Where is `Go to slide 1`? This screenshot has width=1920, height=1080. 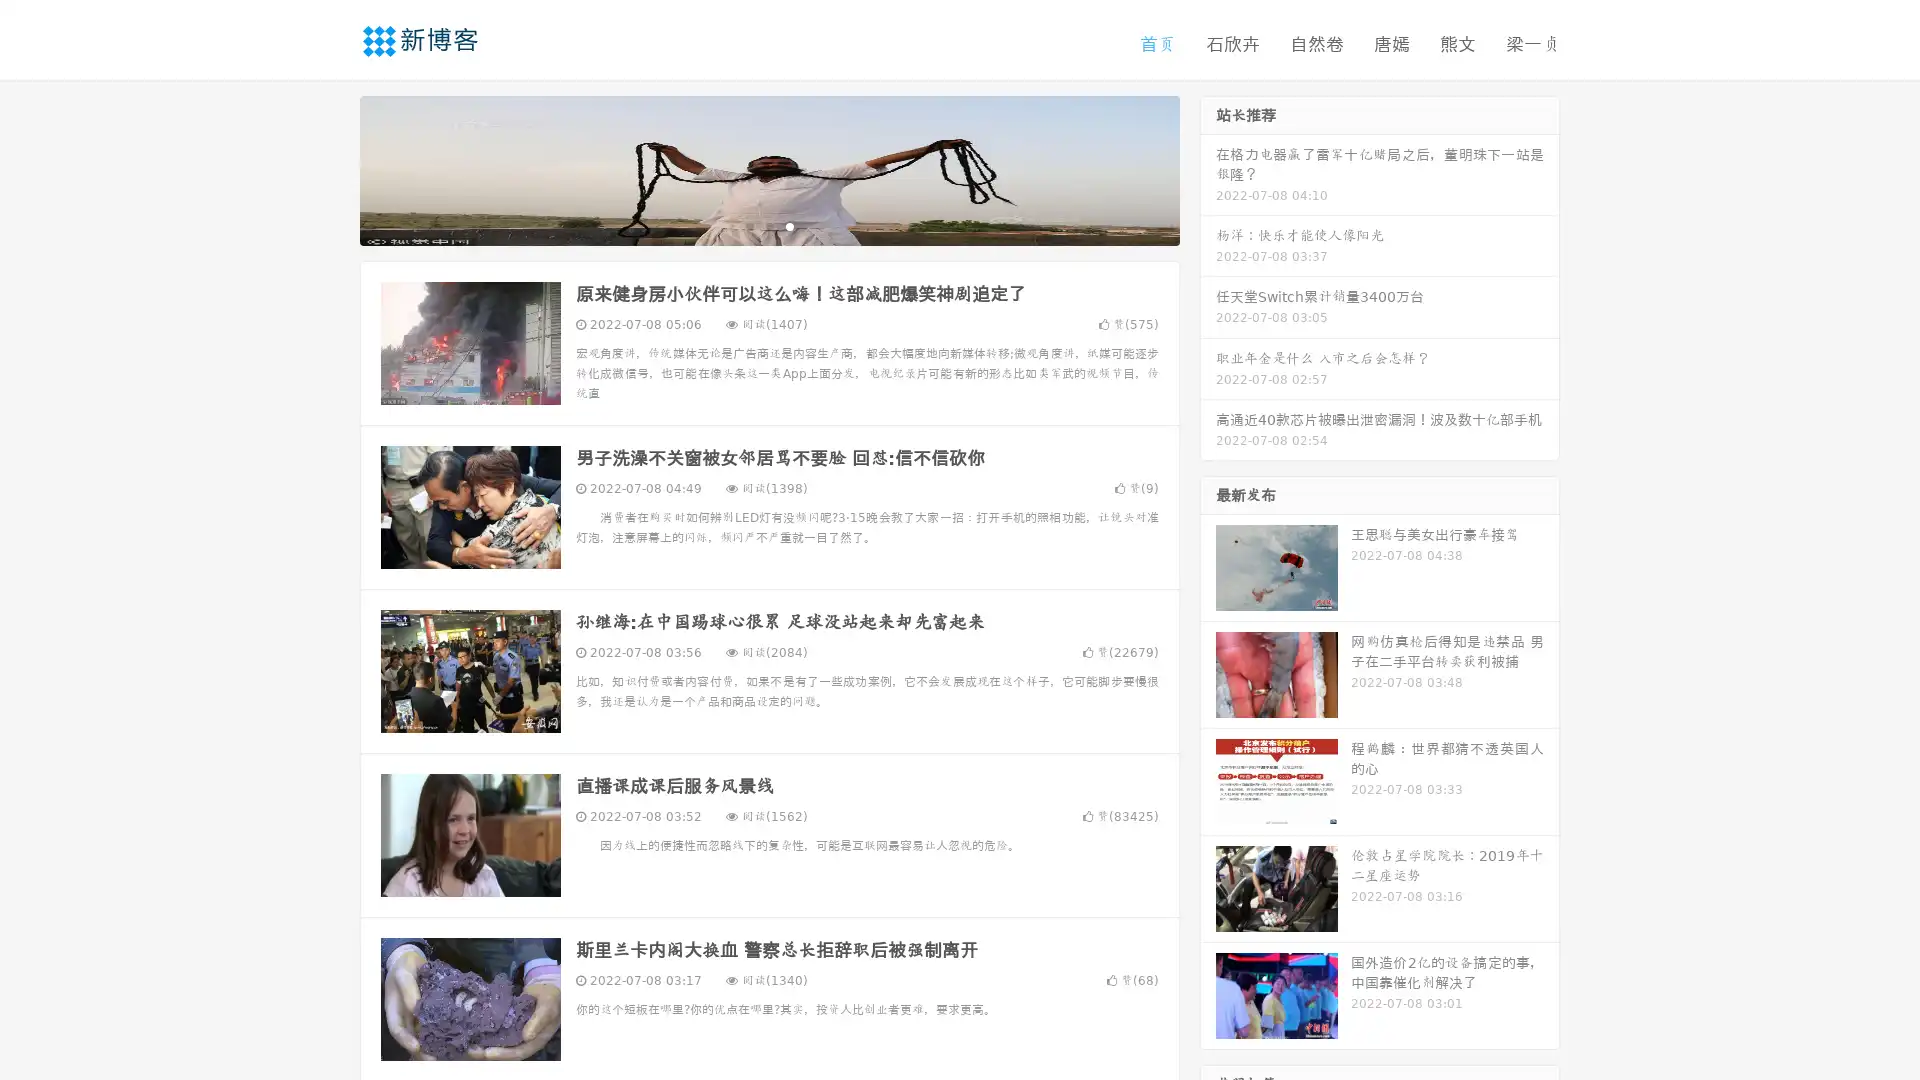 Go to slide 1 is located at coordinates (748, 225).